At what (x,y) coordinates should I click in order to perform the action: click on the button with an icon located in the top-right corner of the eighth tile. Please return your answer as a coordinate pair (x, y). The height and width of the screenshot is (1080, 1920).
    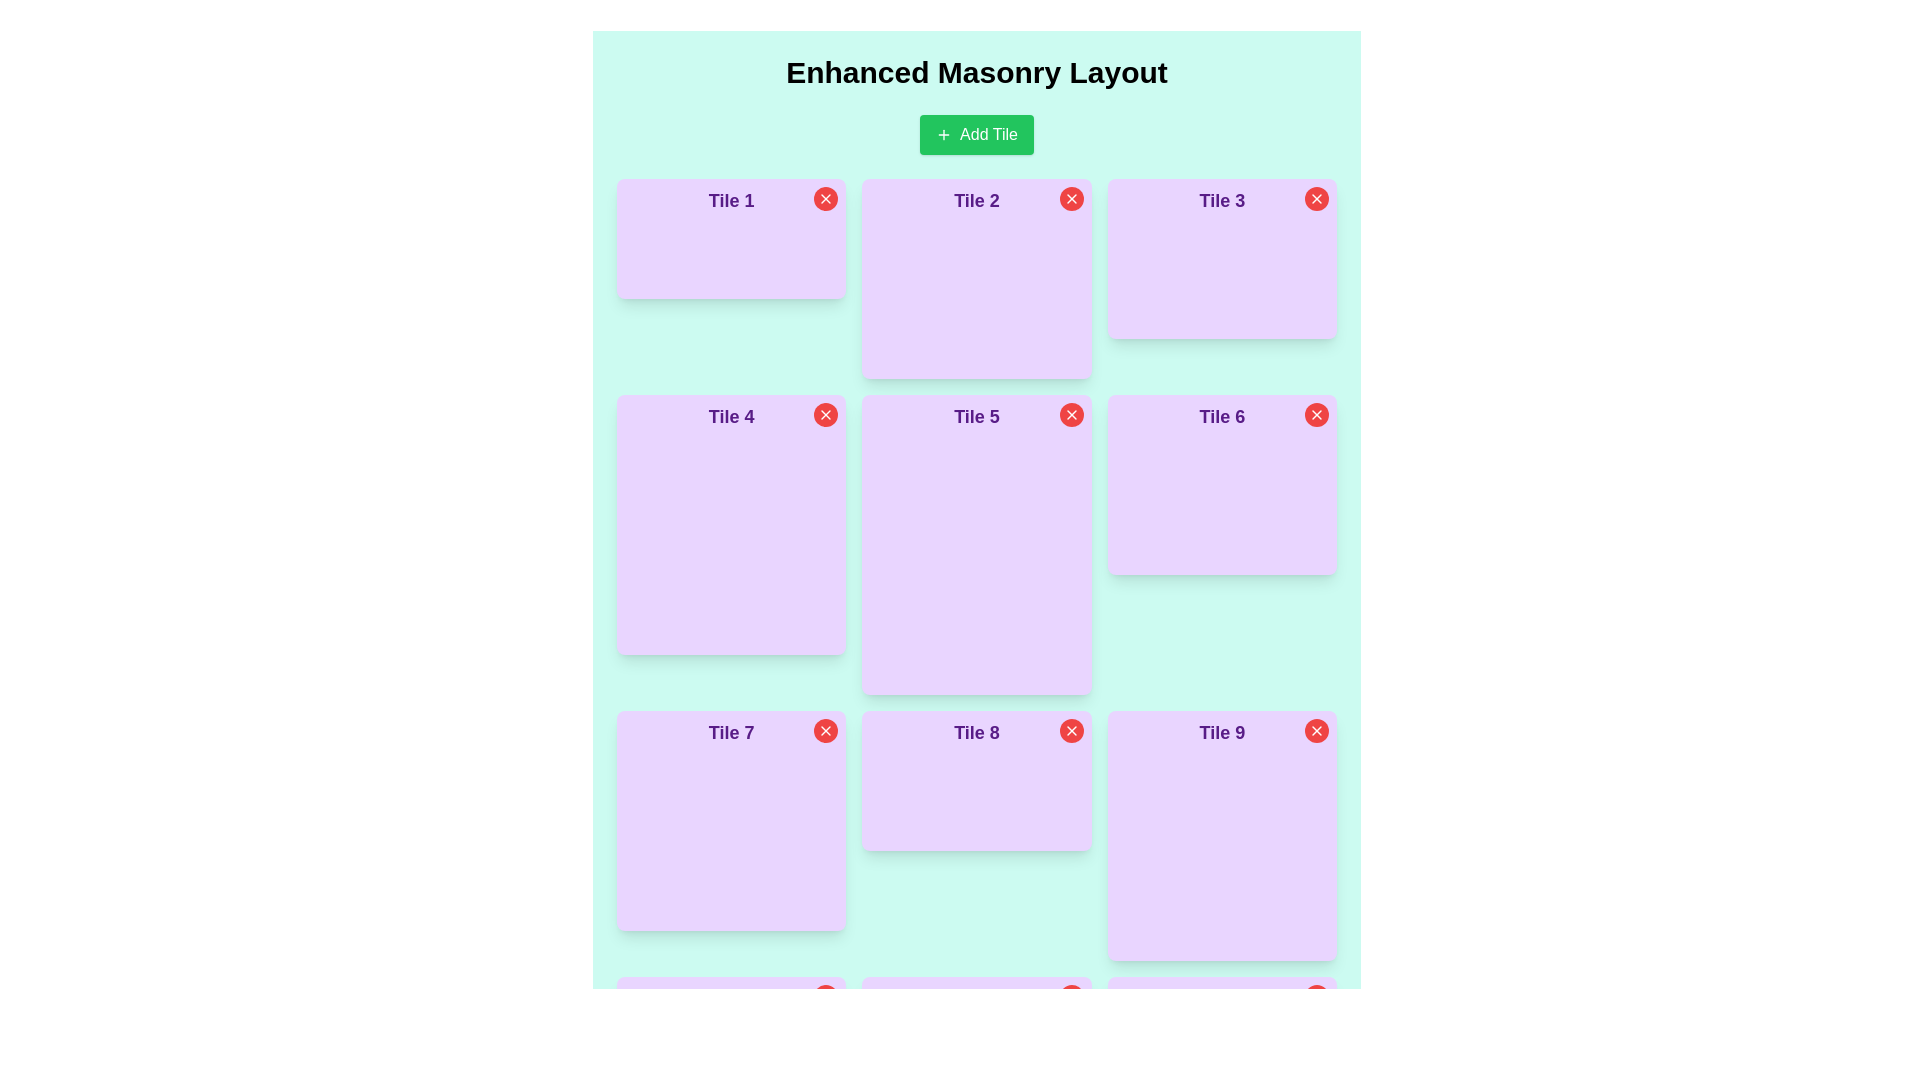
    Looking at the image, I should click on (1070, 731).